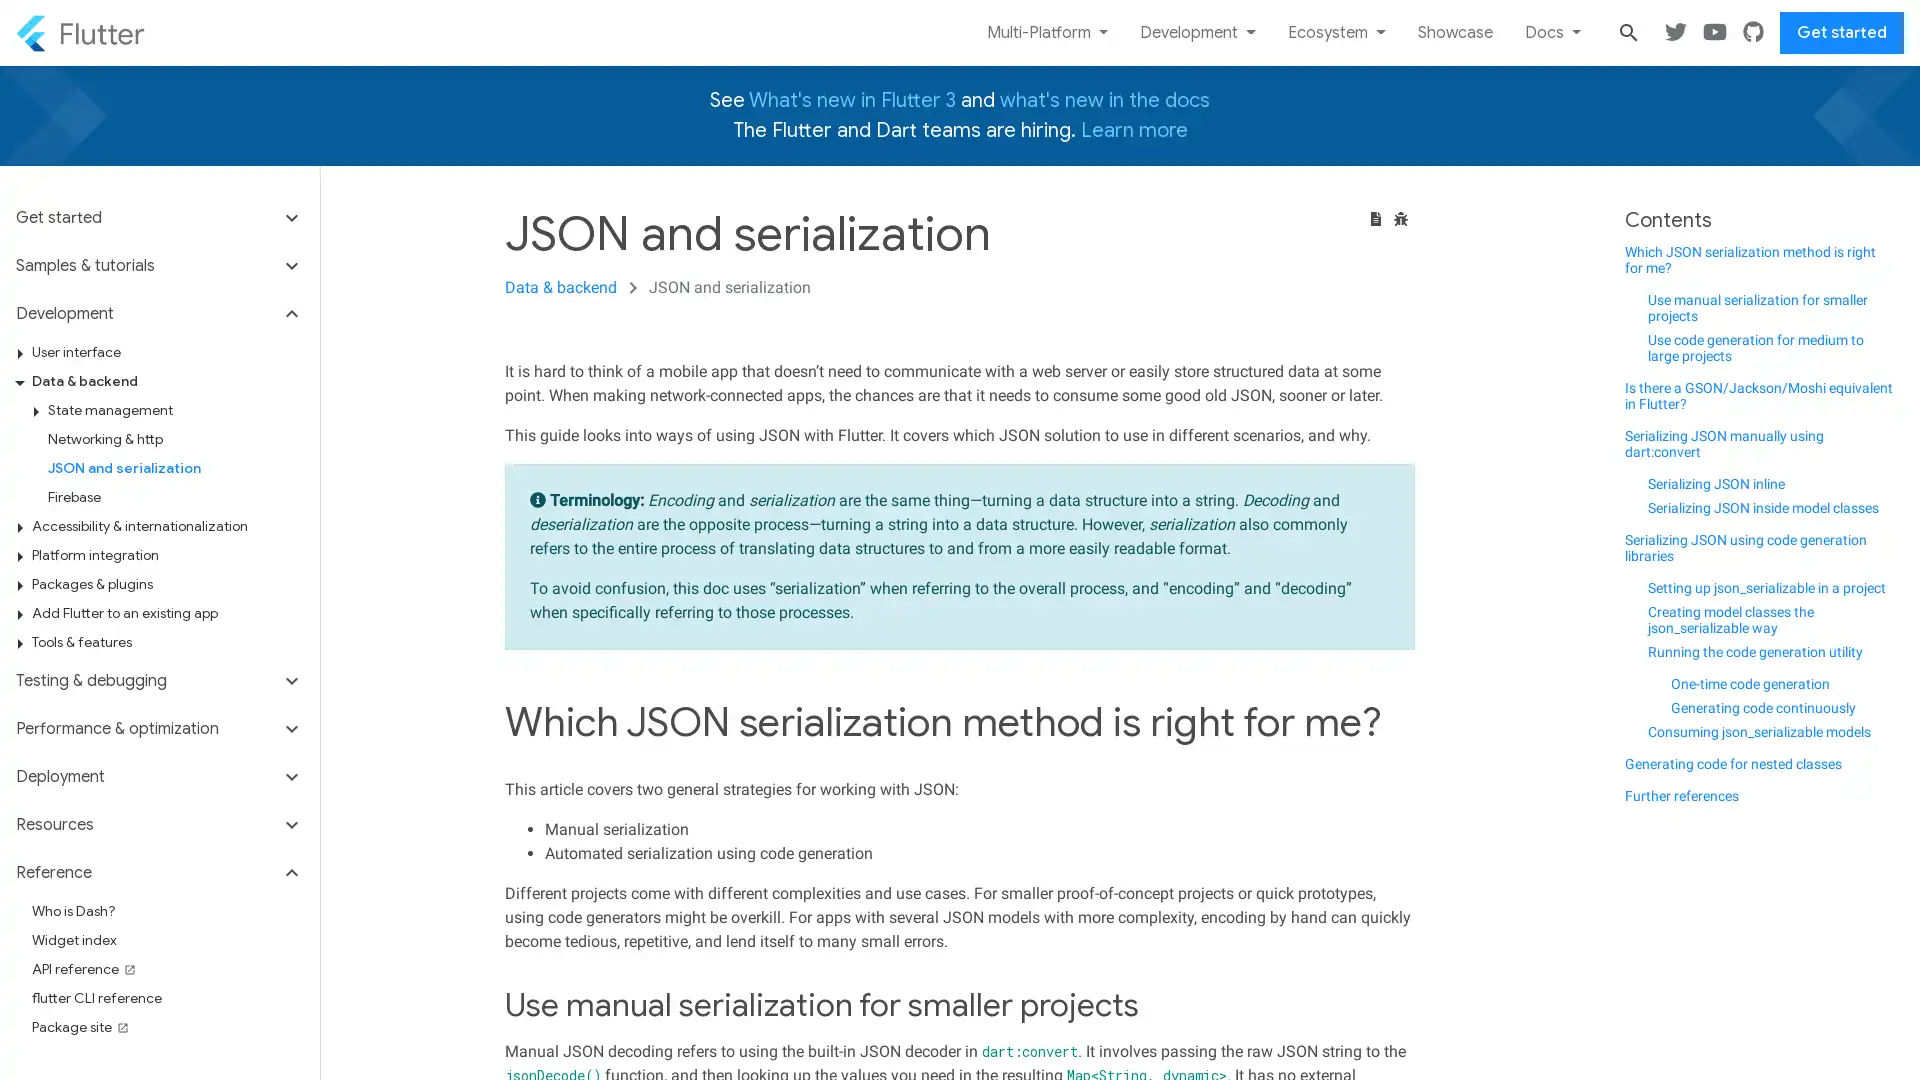 This screenshot has width=1920, height=1080. What do you see at coordinates (167, 555) in the screenshot?
I see `arrow_drop_down Platform integration` at bounding box center [167, 555].